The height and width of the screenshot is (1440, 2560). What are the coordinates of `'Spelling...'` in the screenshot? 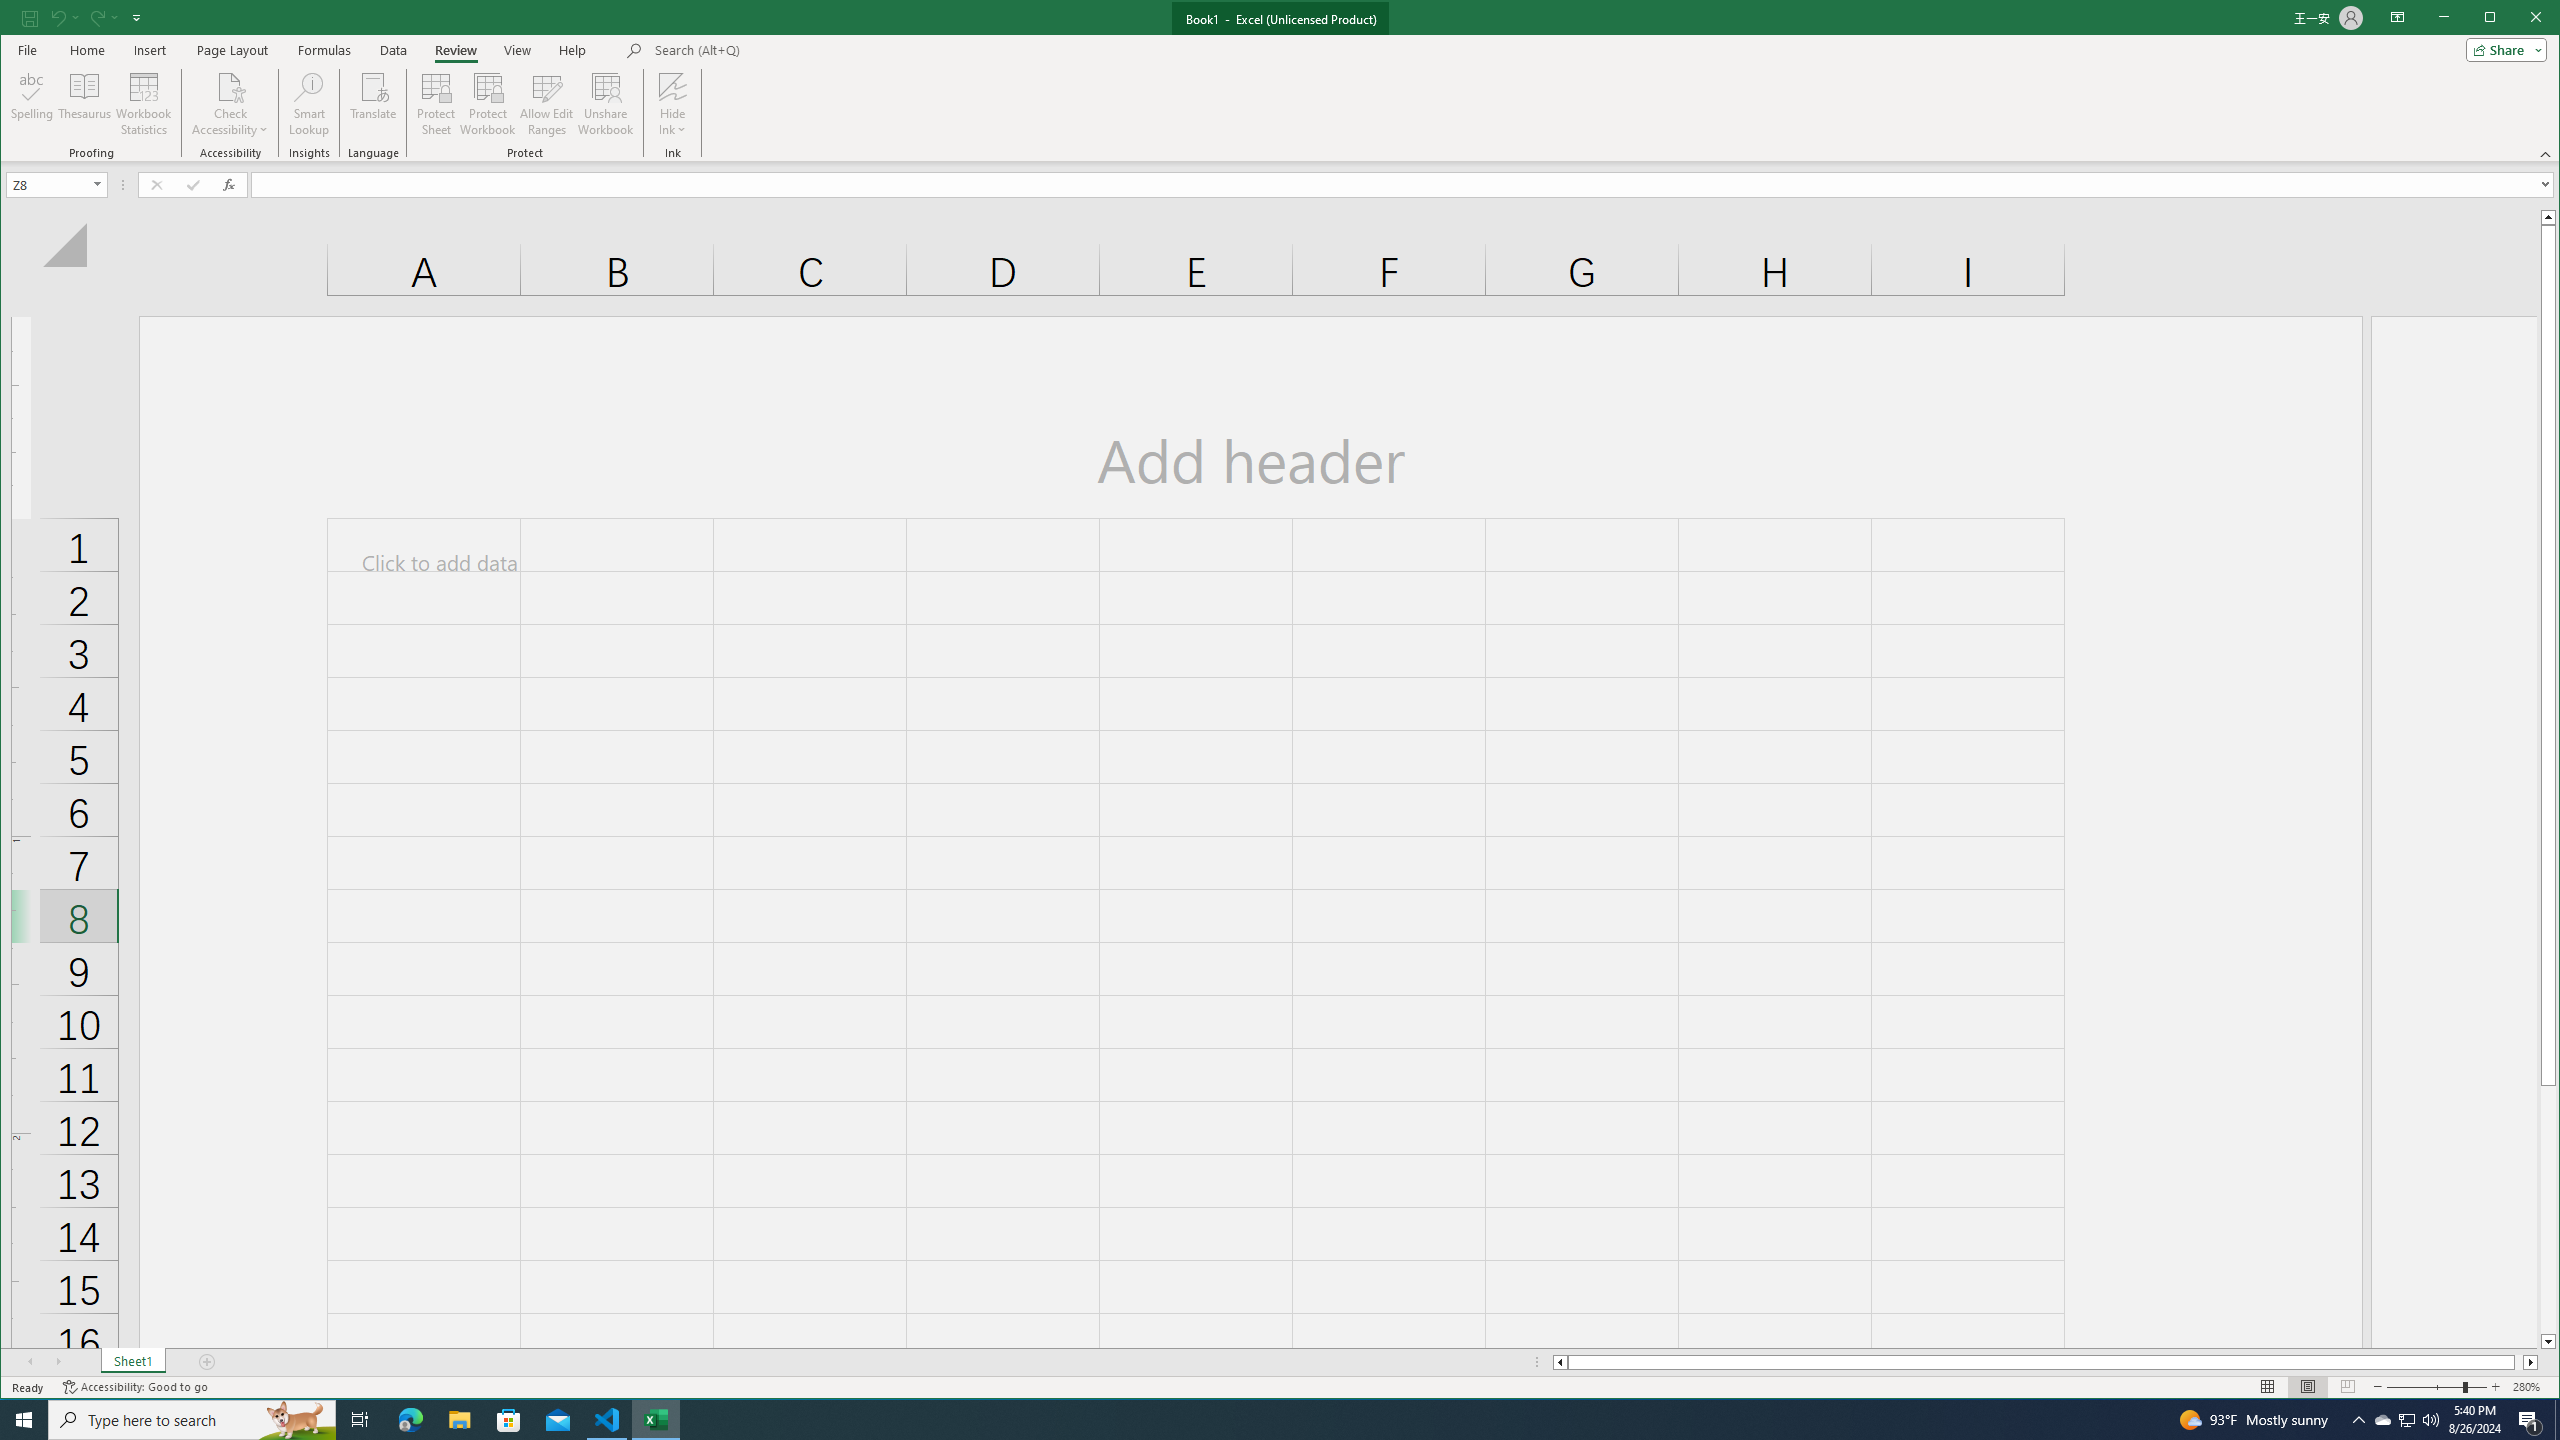 It's located at (32, 103).